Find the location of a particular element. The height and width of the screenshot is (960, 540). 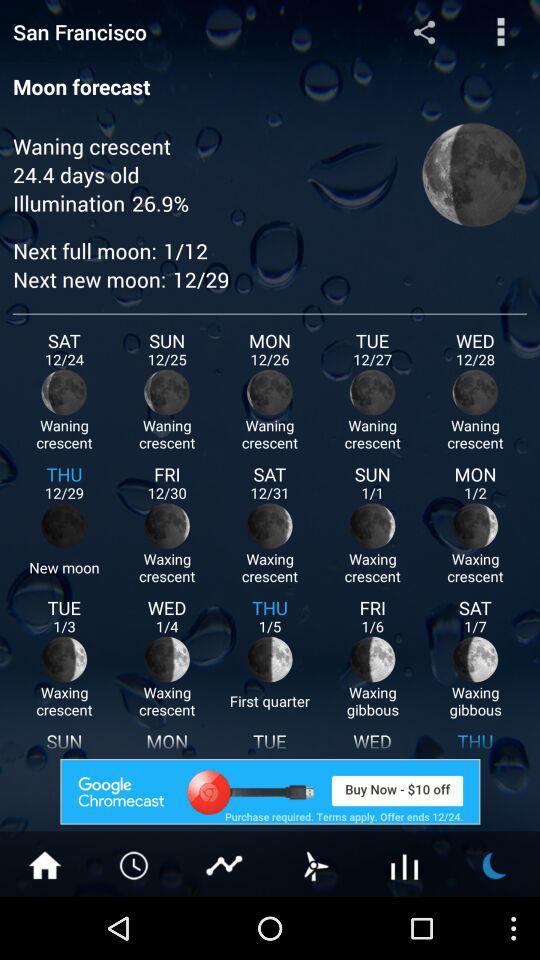

share is located at coordinates (423, 30).